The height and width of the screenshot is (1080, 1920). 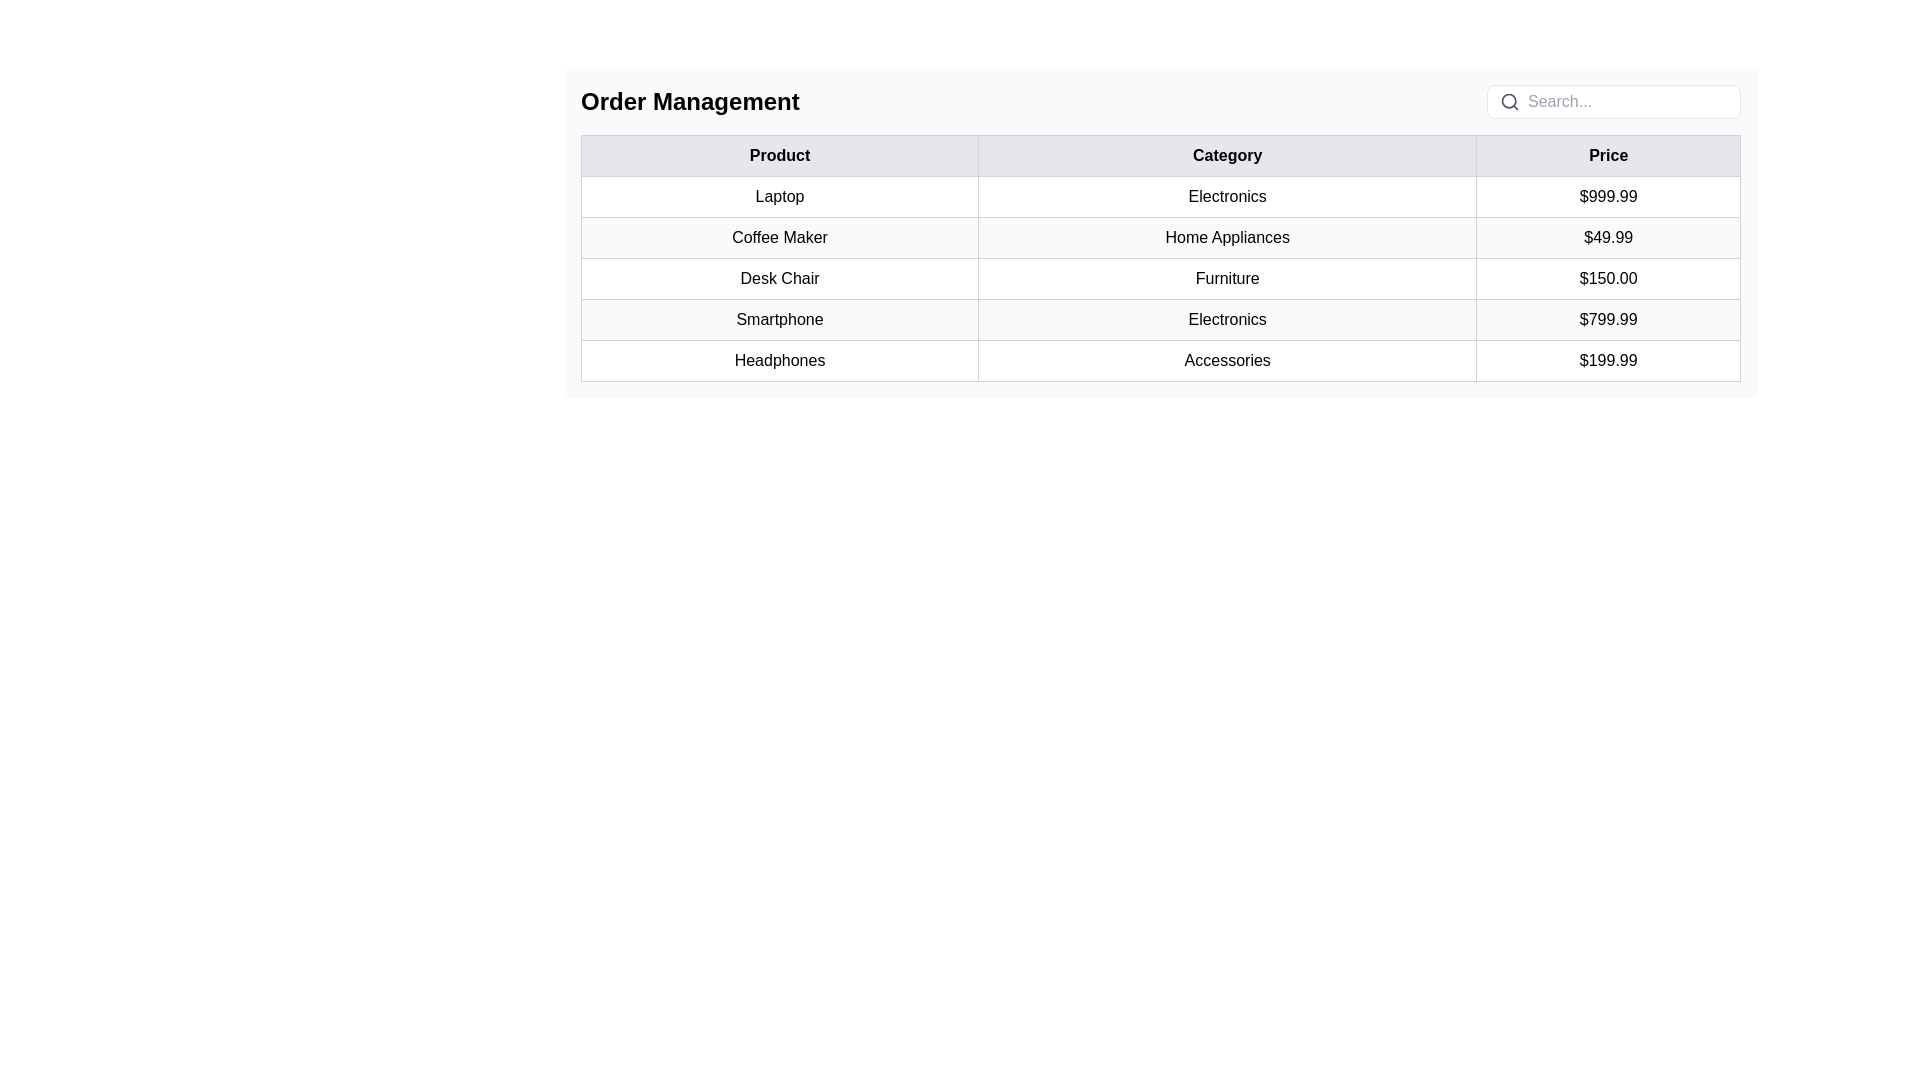 What do you see at coordinates (1608, 319) in the screenshot?
I see `the text display element showing the price '$799.99' in the 'Price' column for the 'Smartphone' product in the 'Electronics' category` at bounding box center [1608, 319].